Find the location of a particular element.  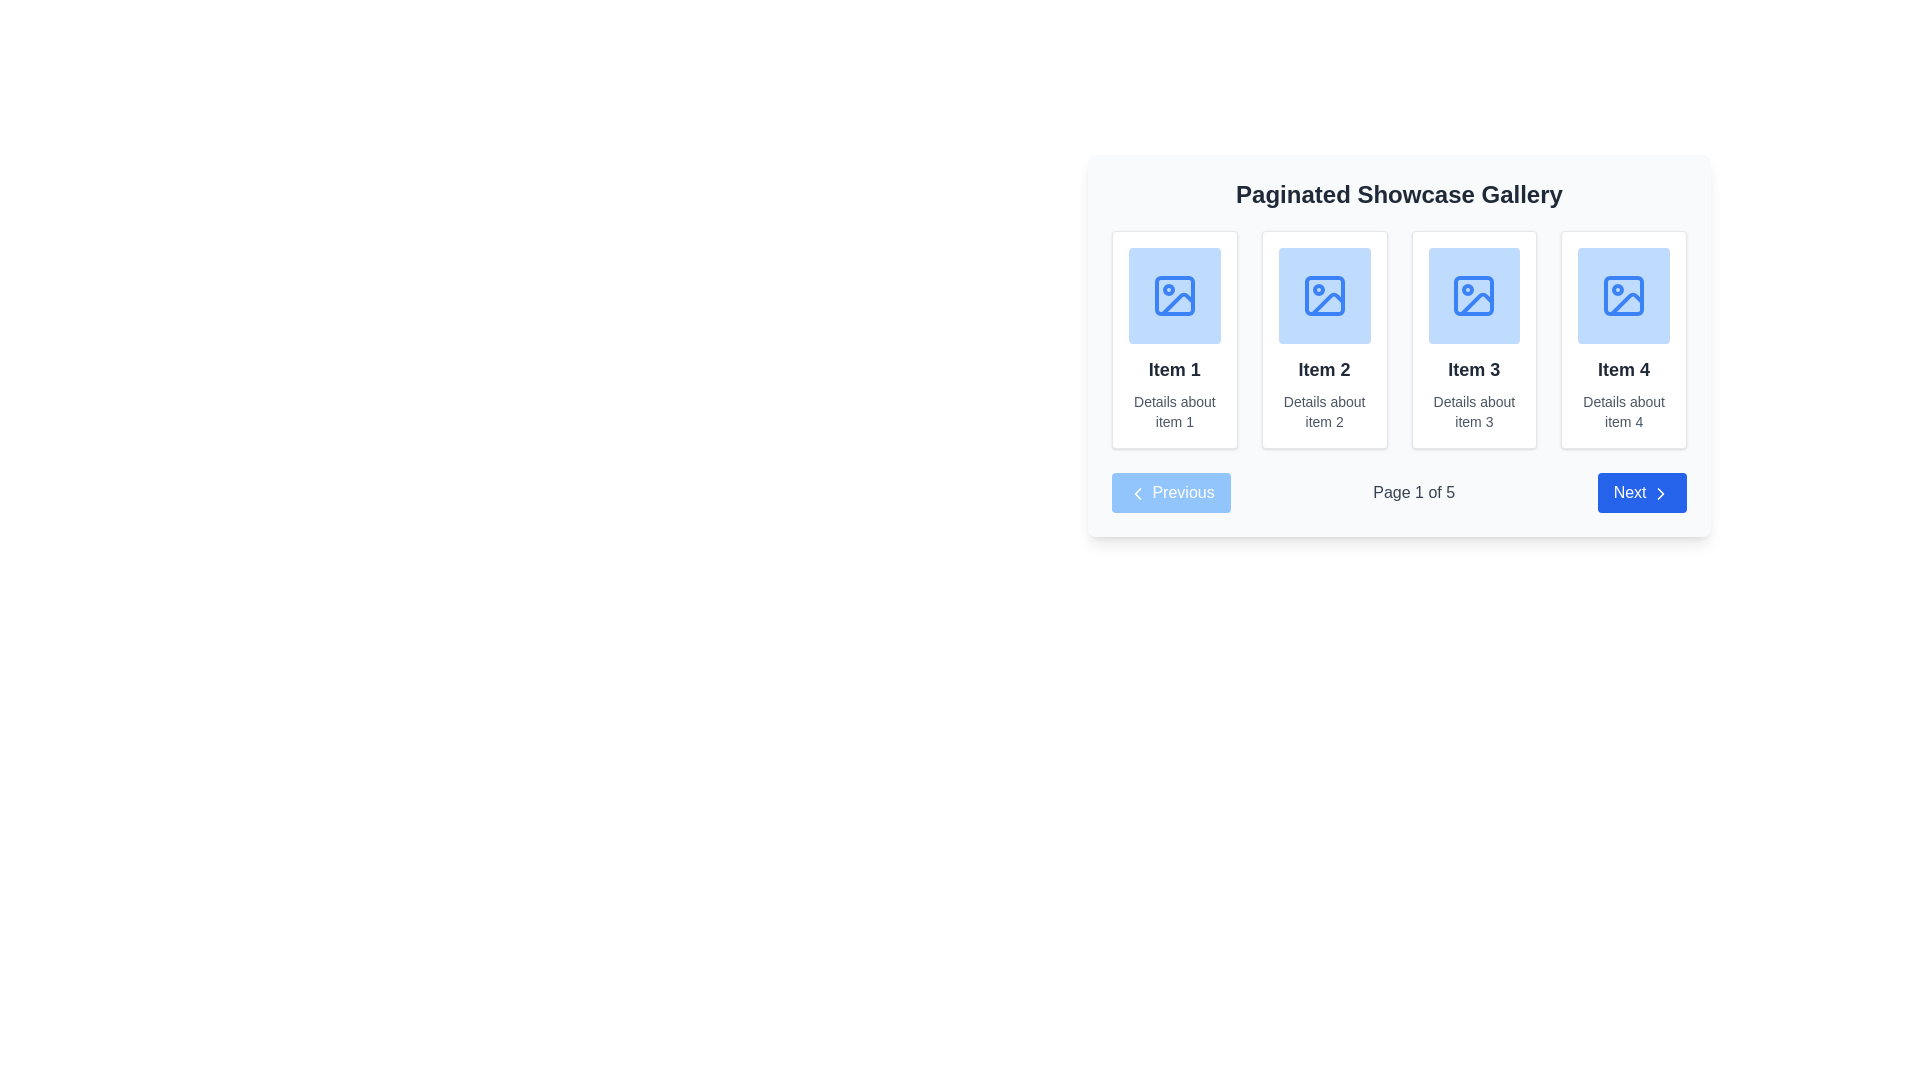

the blueprint-styled image icon labeled 'Item 3' is located at coordinates (1474, 296).